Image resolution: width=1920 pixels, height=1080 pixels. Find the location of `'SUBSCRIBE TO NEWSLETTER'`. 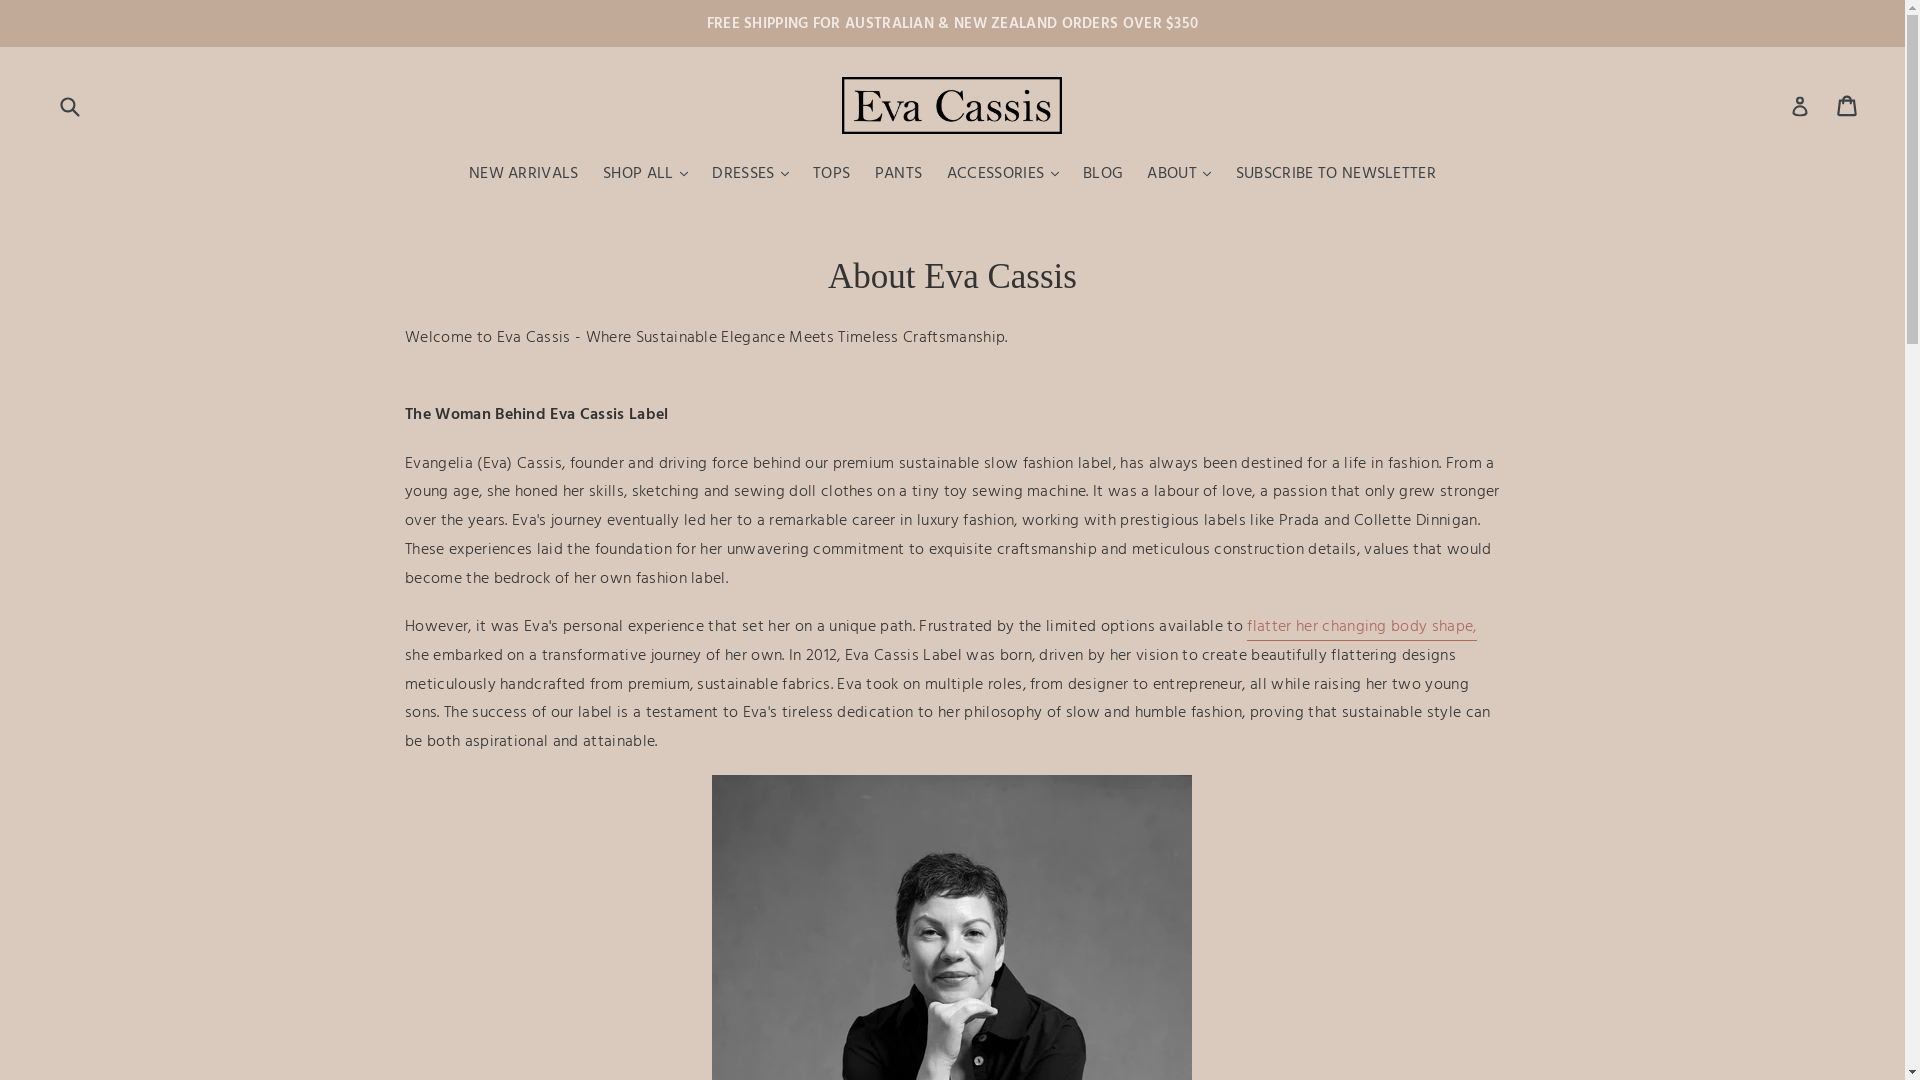

'SUBSCRIBE TO NEWSLETTER' is located at coordinates (1224, 173).